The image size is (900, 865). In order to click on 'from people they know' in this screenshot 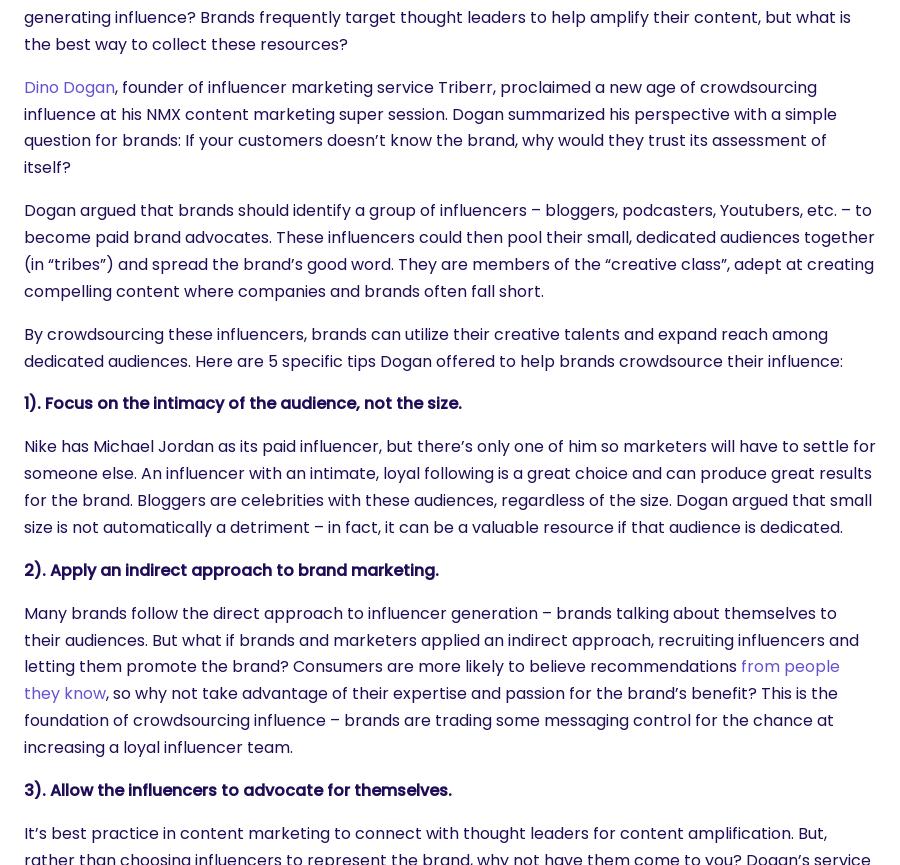, I will do `click(432, 679)`.